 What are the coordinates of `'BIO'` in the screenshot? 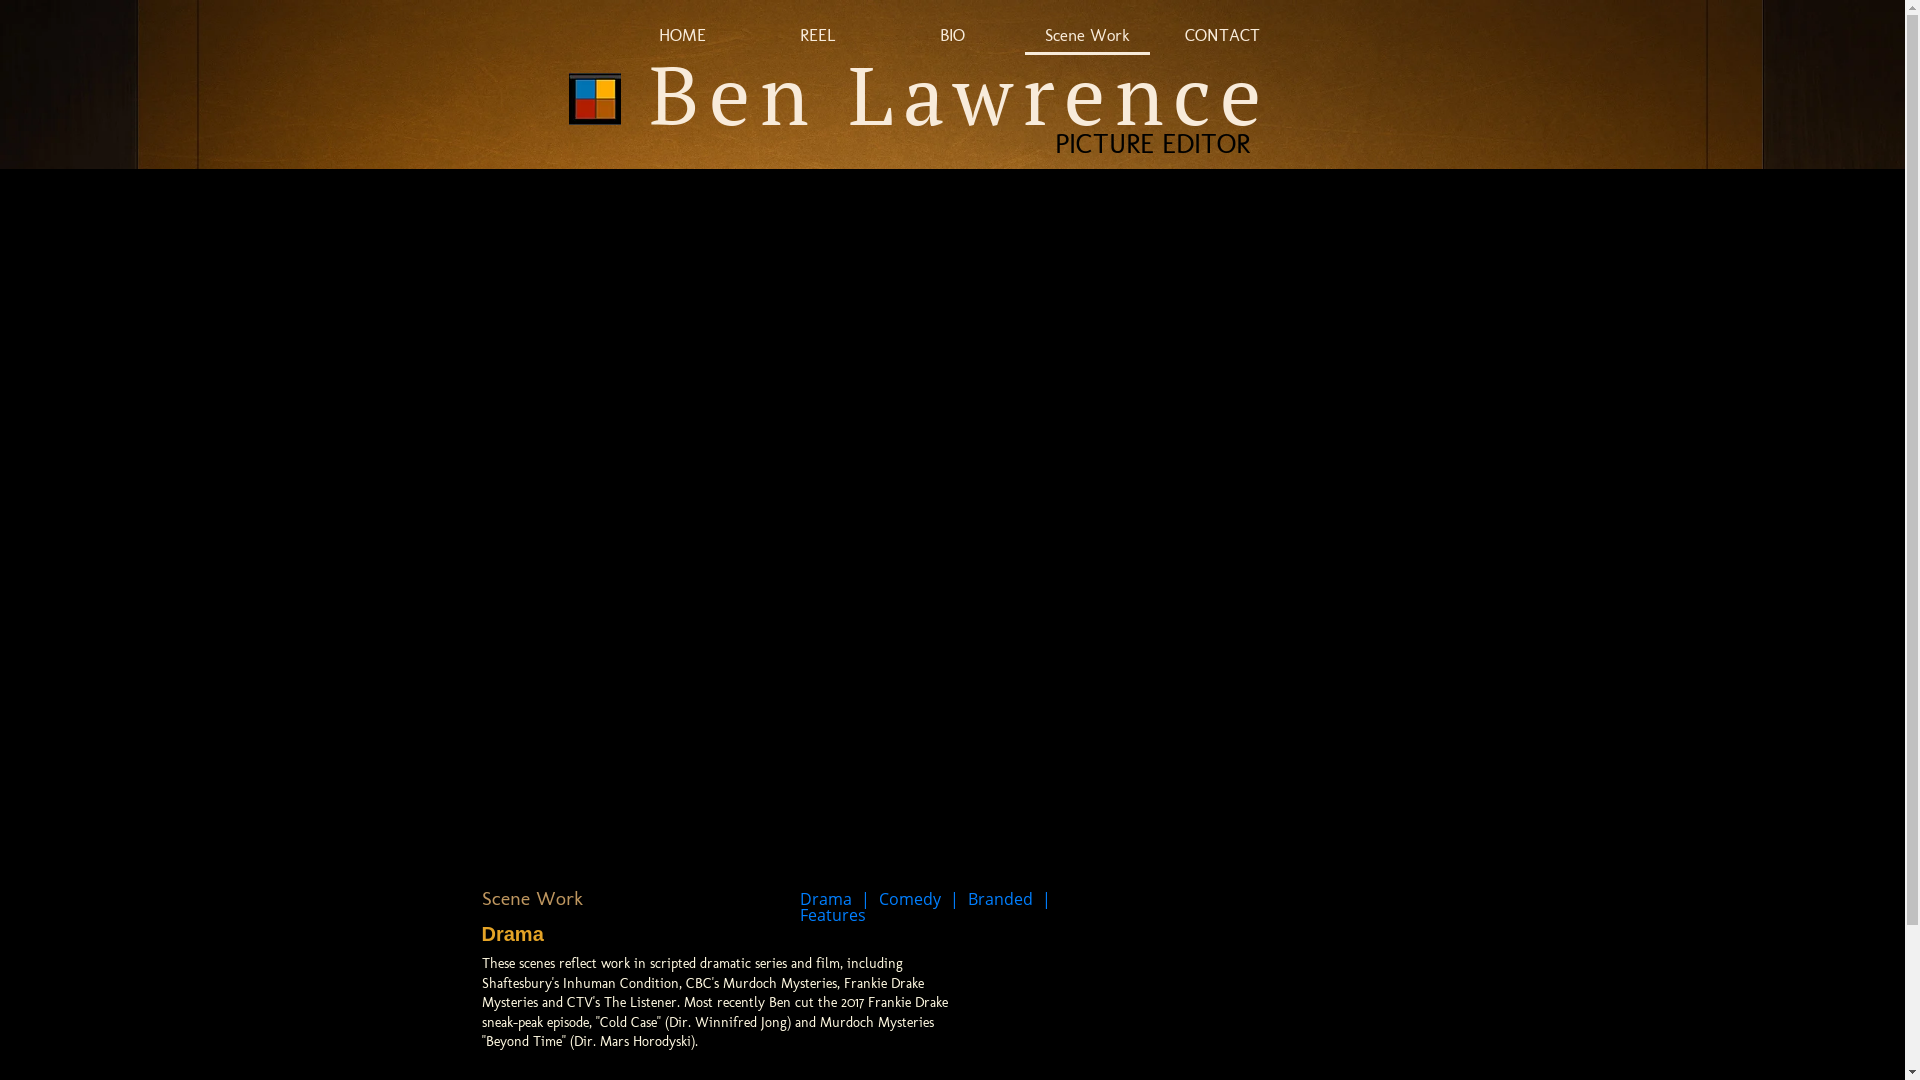 It's located at (951, 37).